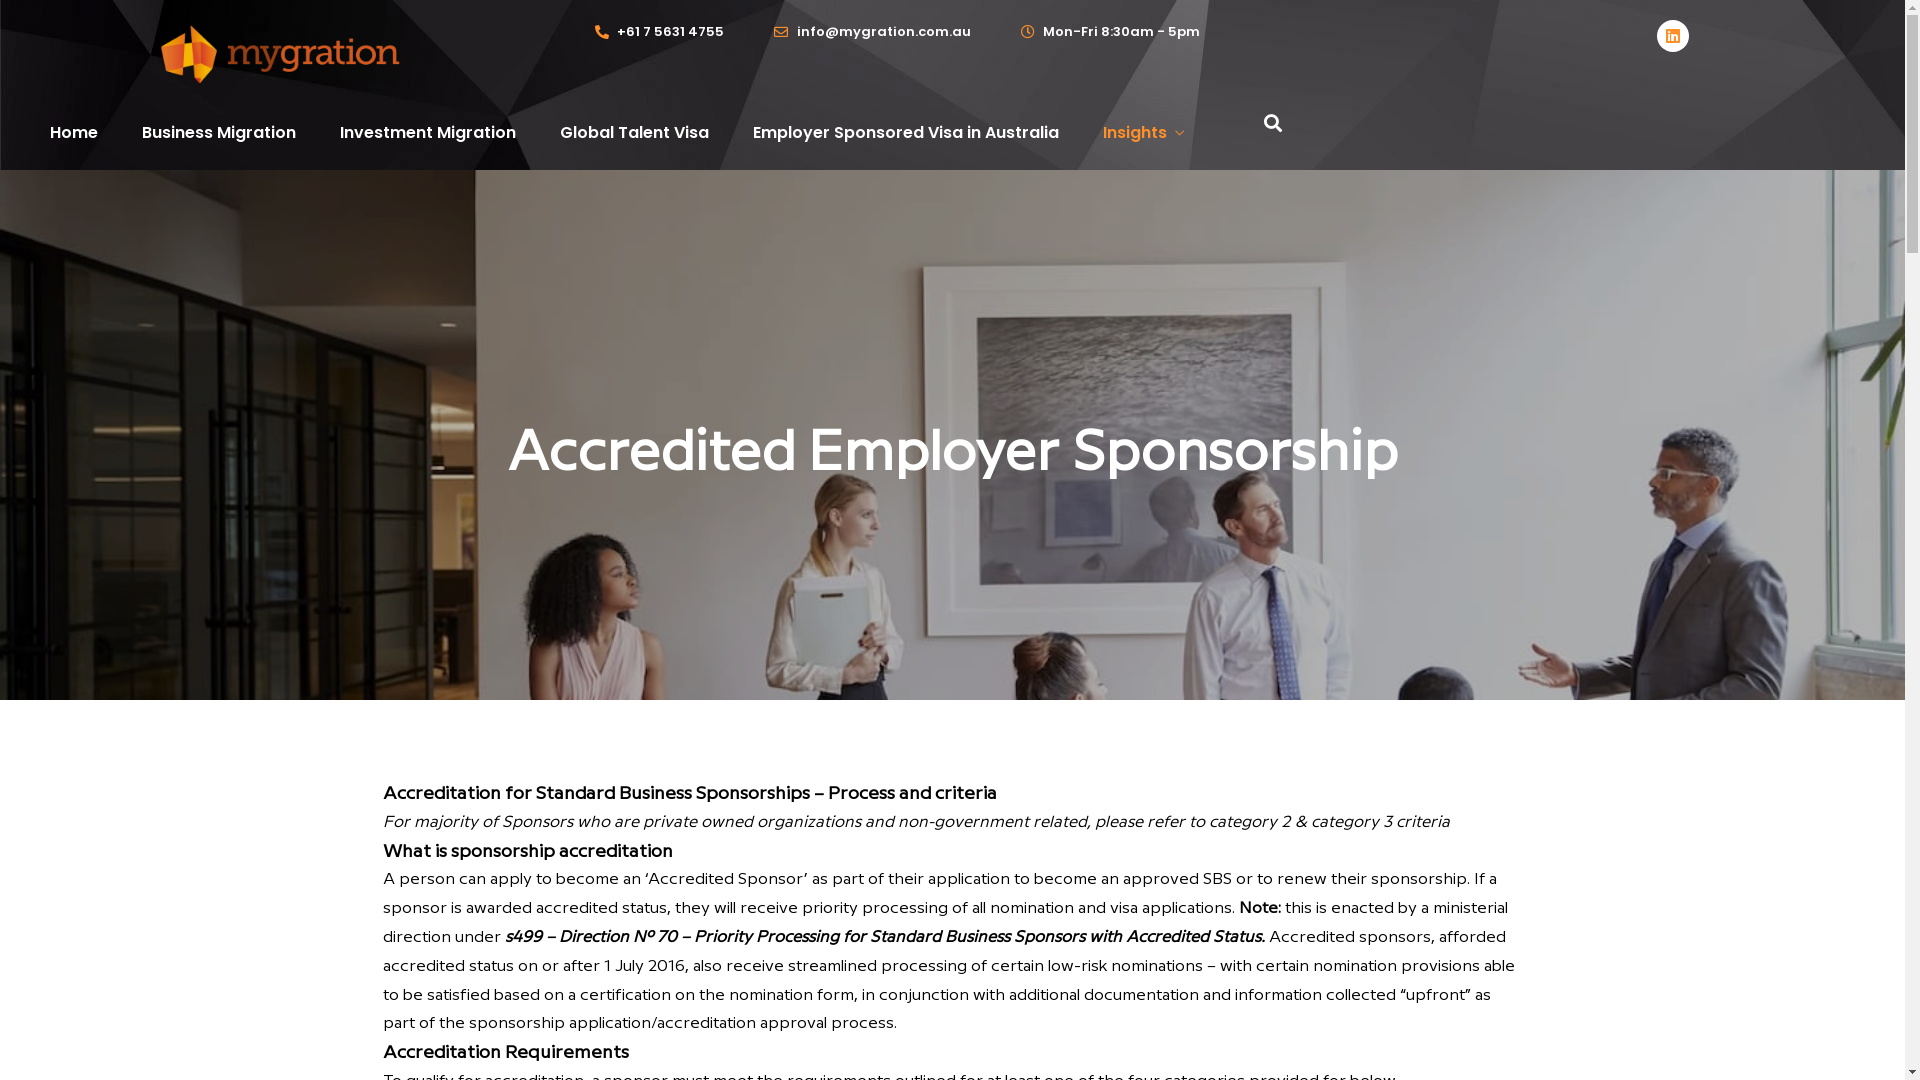 This screenshot has height=1080, width=1920. What do you see at coordinates (560, 133) in the screenshot?
I see `'Global Talent Visa'` at bounding box center [560, 133].